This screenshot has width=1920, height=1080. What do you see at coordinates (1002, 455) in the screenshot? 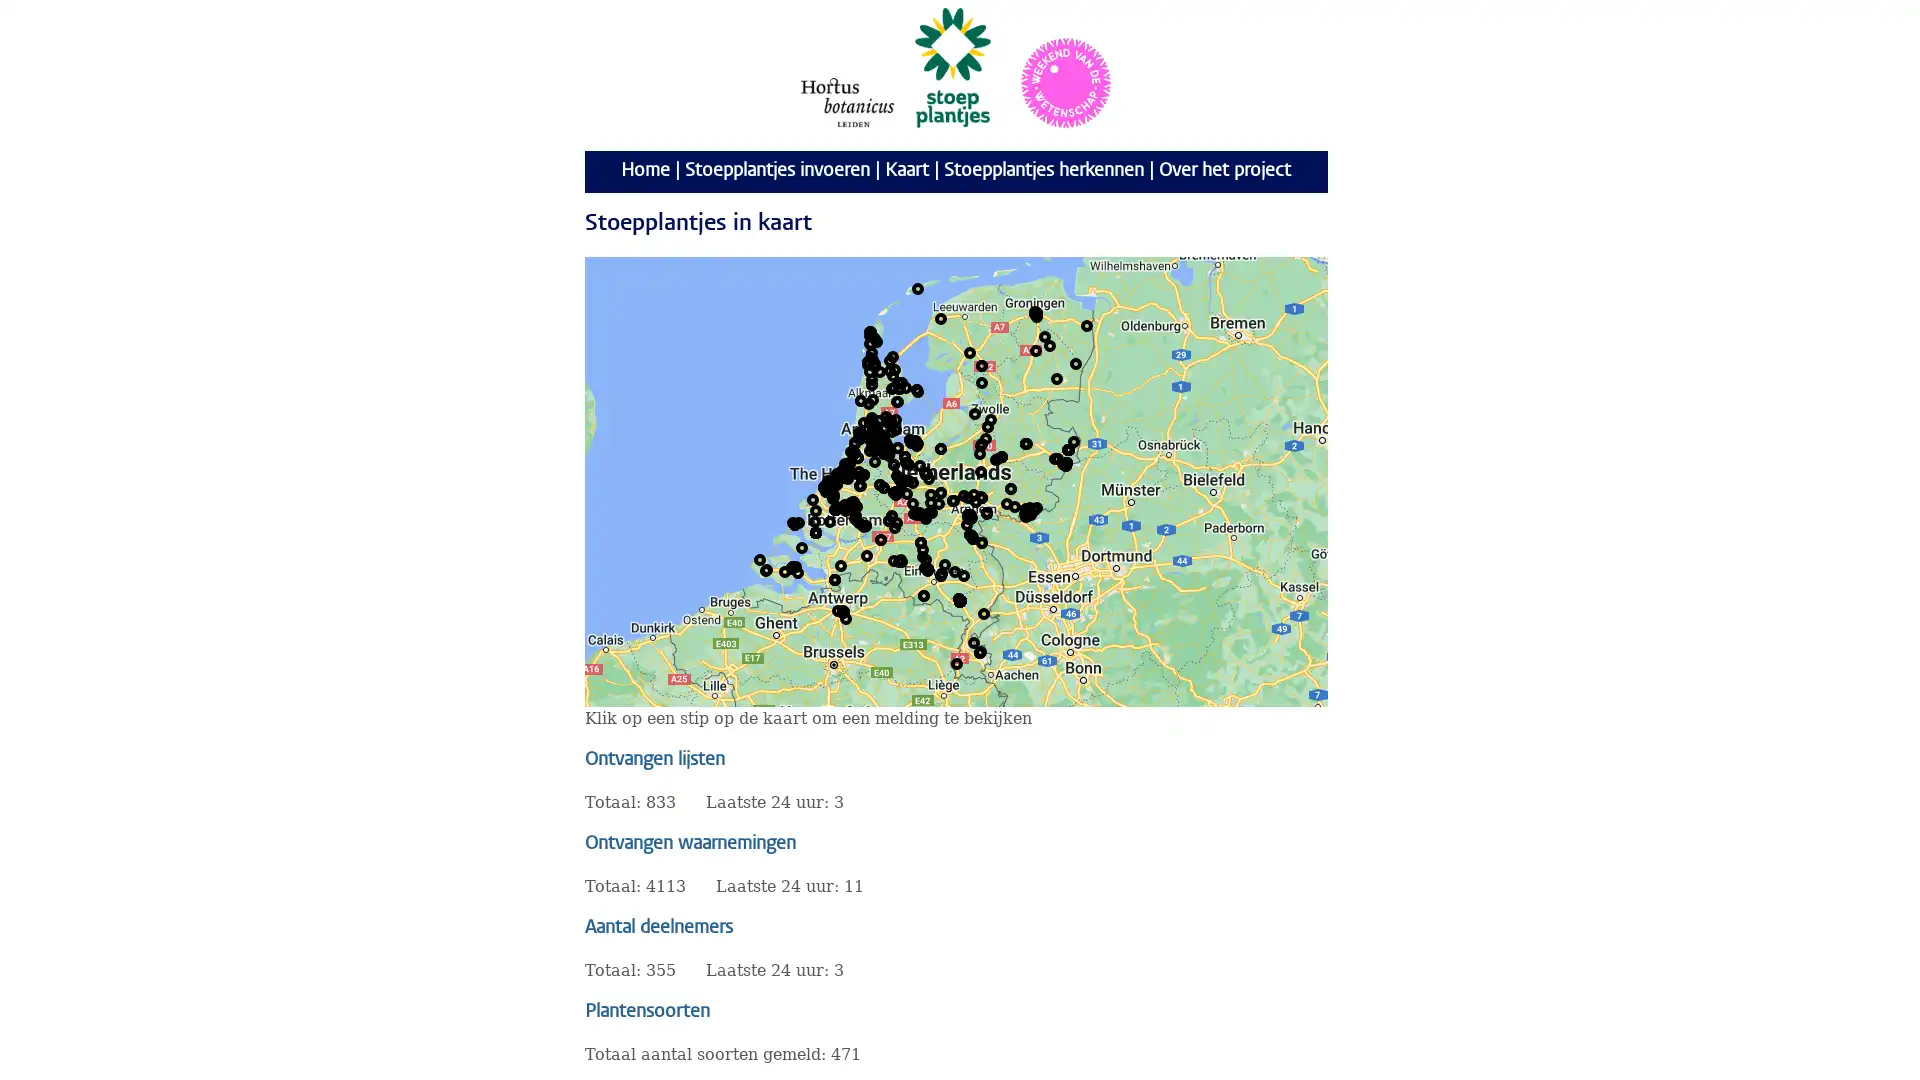
I see `Telling van Josephine op 19 december 2021` at bounding box center [1002, 455].